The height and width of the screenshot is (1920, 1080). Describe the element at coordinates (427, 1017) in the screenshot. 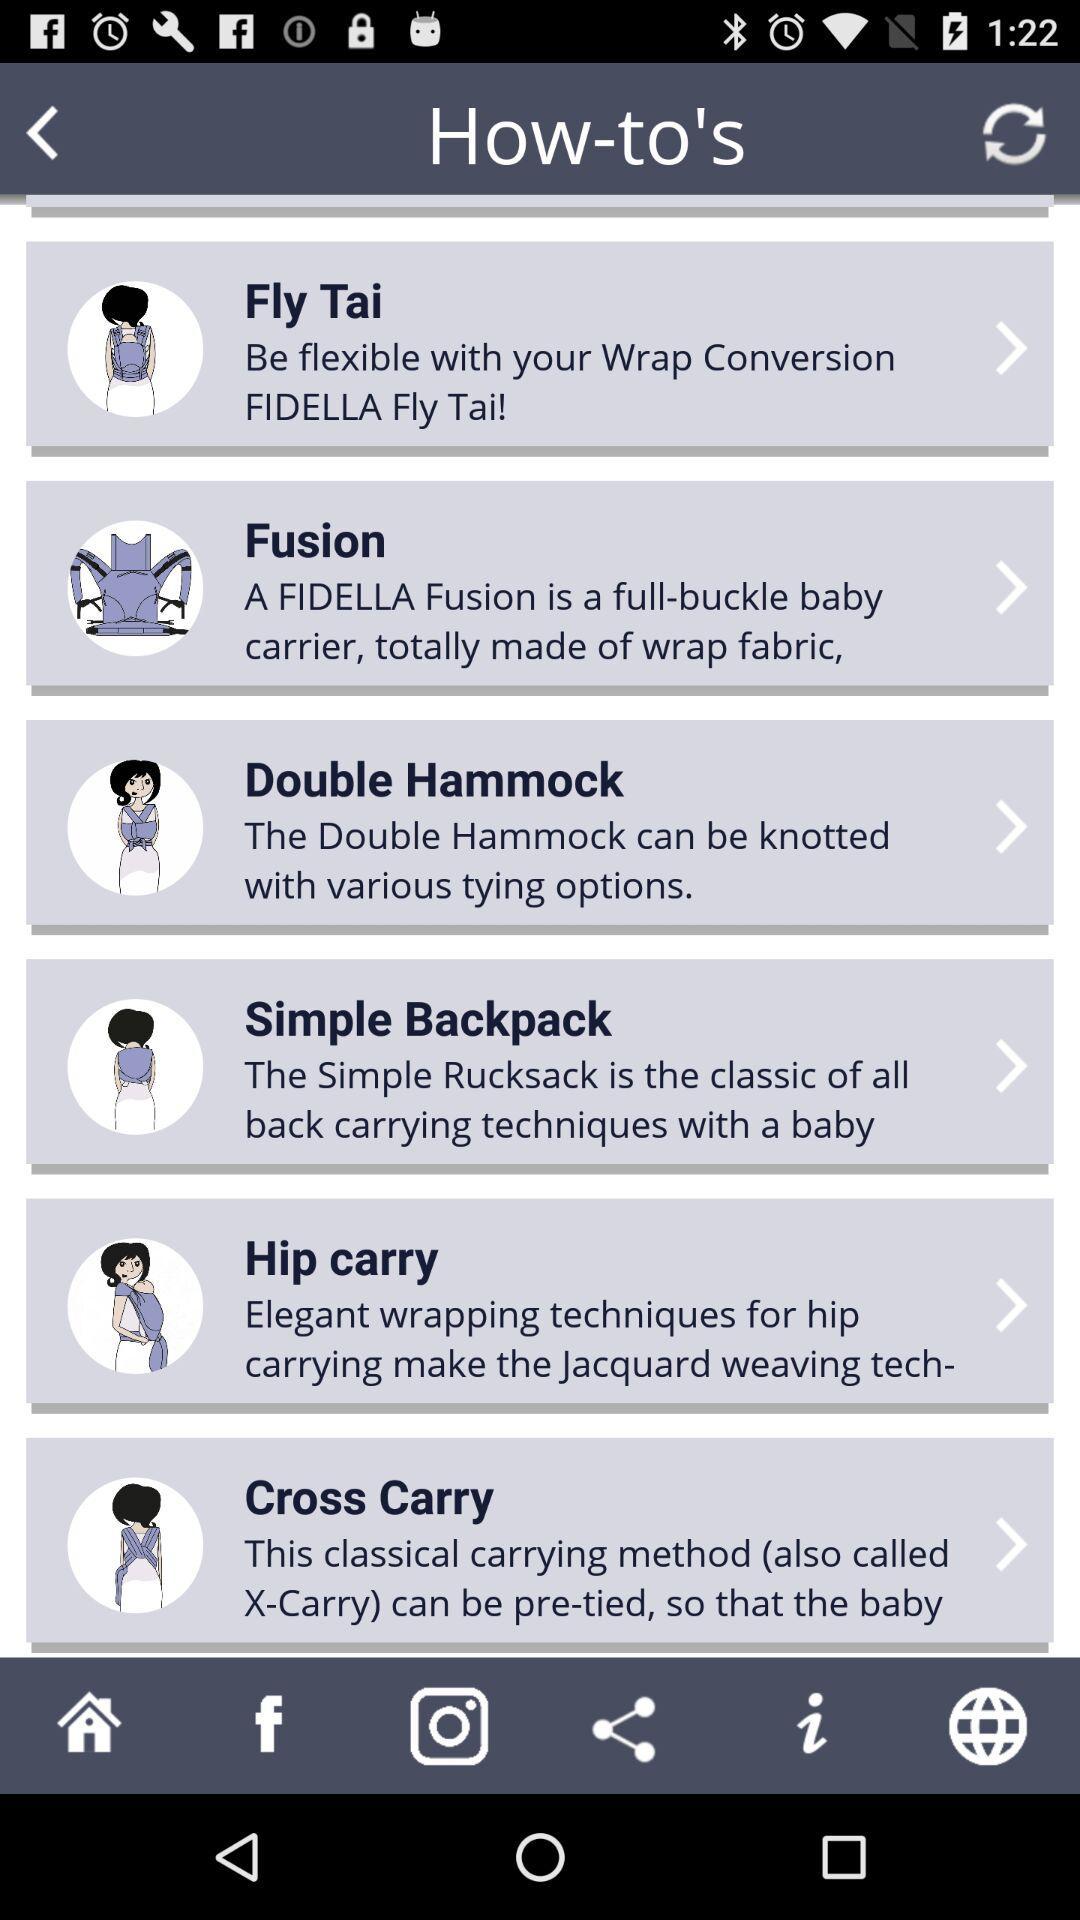

I see `the icon above the the simple rucksack item` at that location.